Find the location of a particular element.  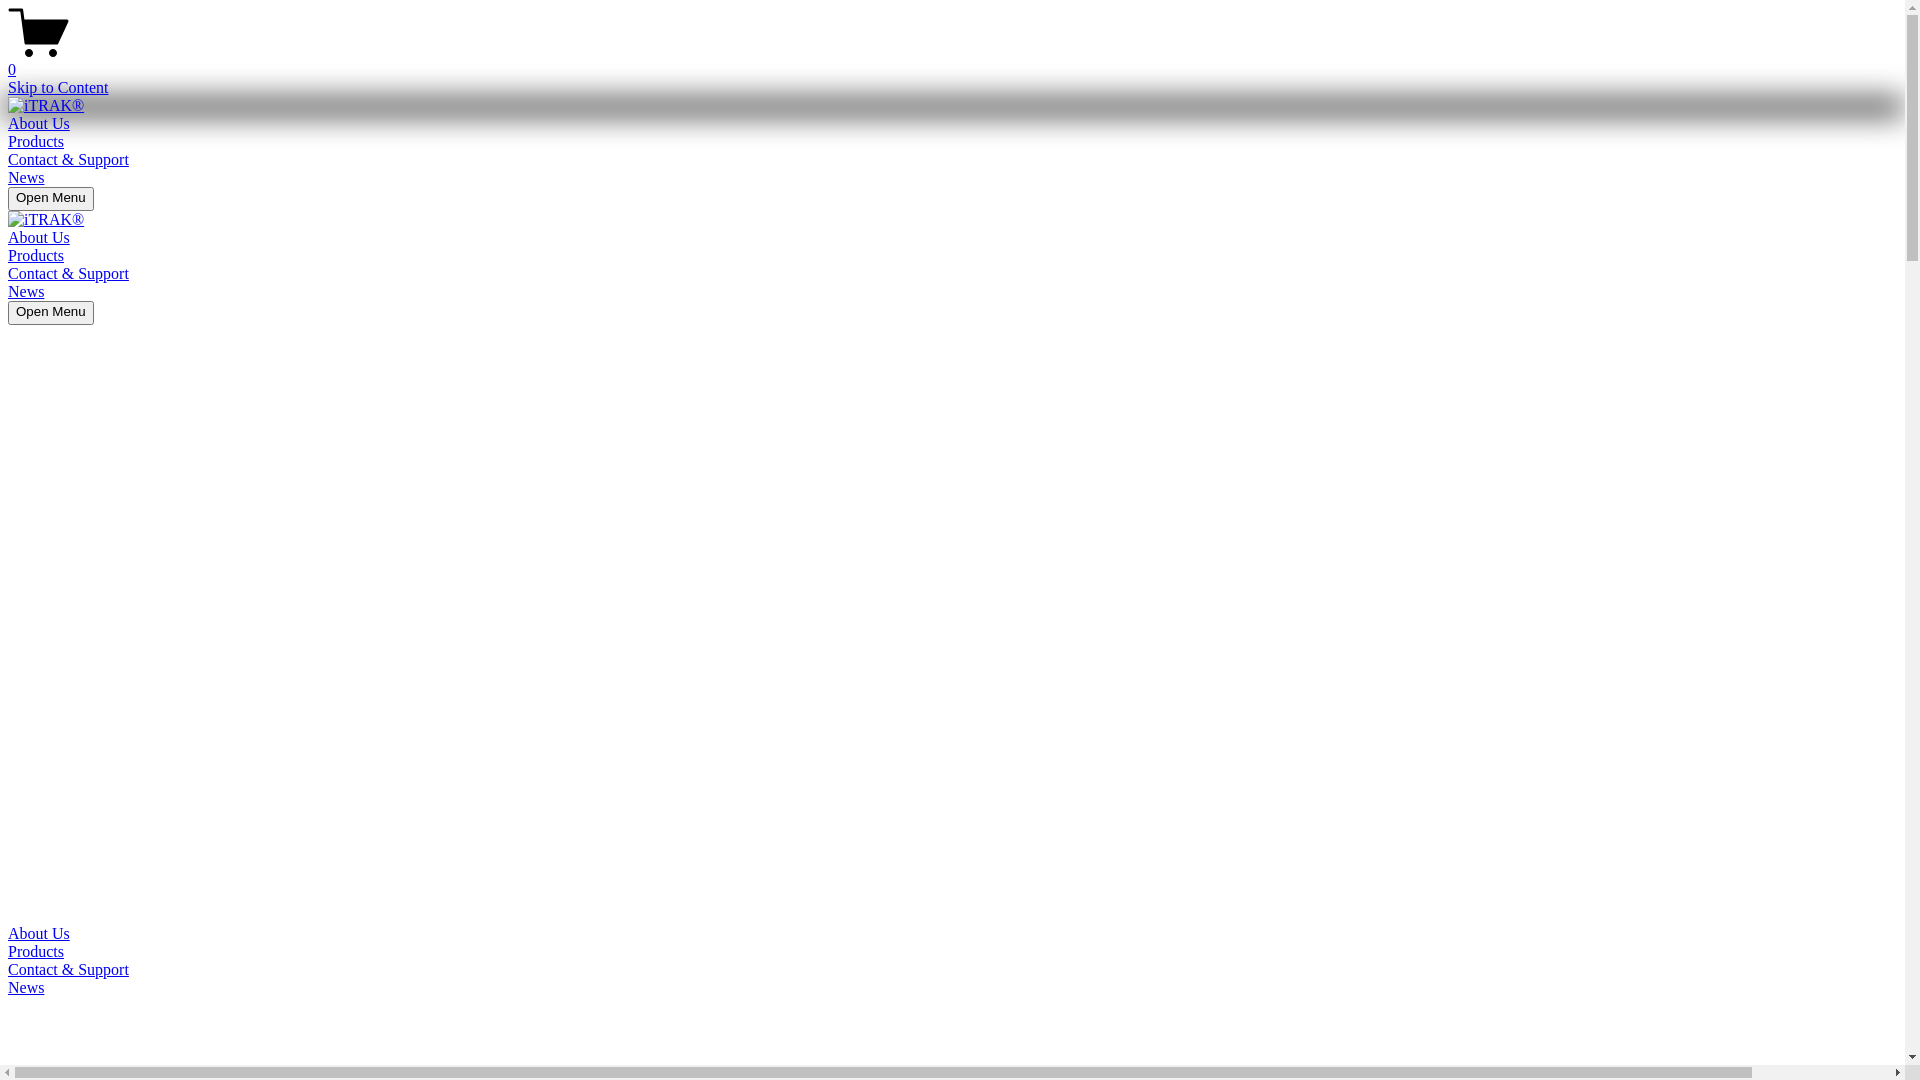

'Contact & Support' is located at coordinates (68, 158).